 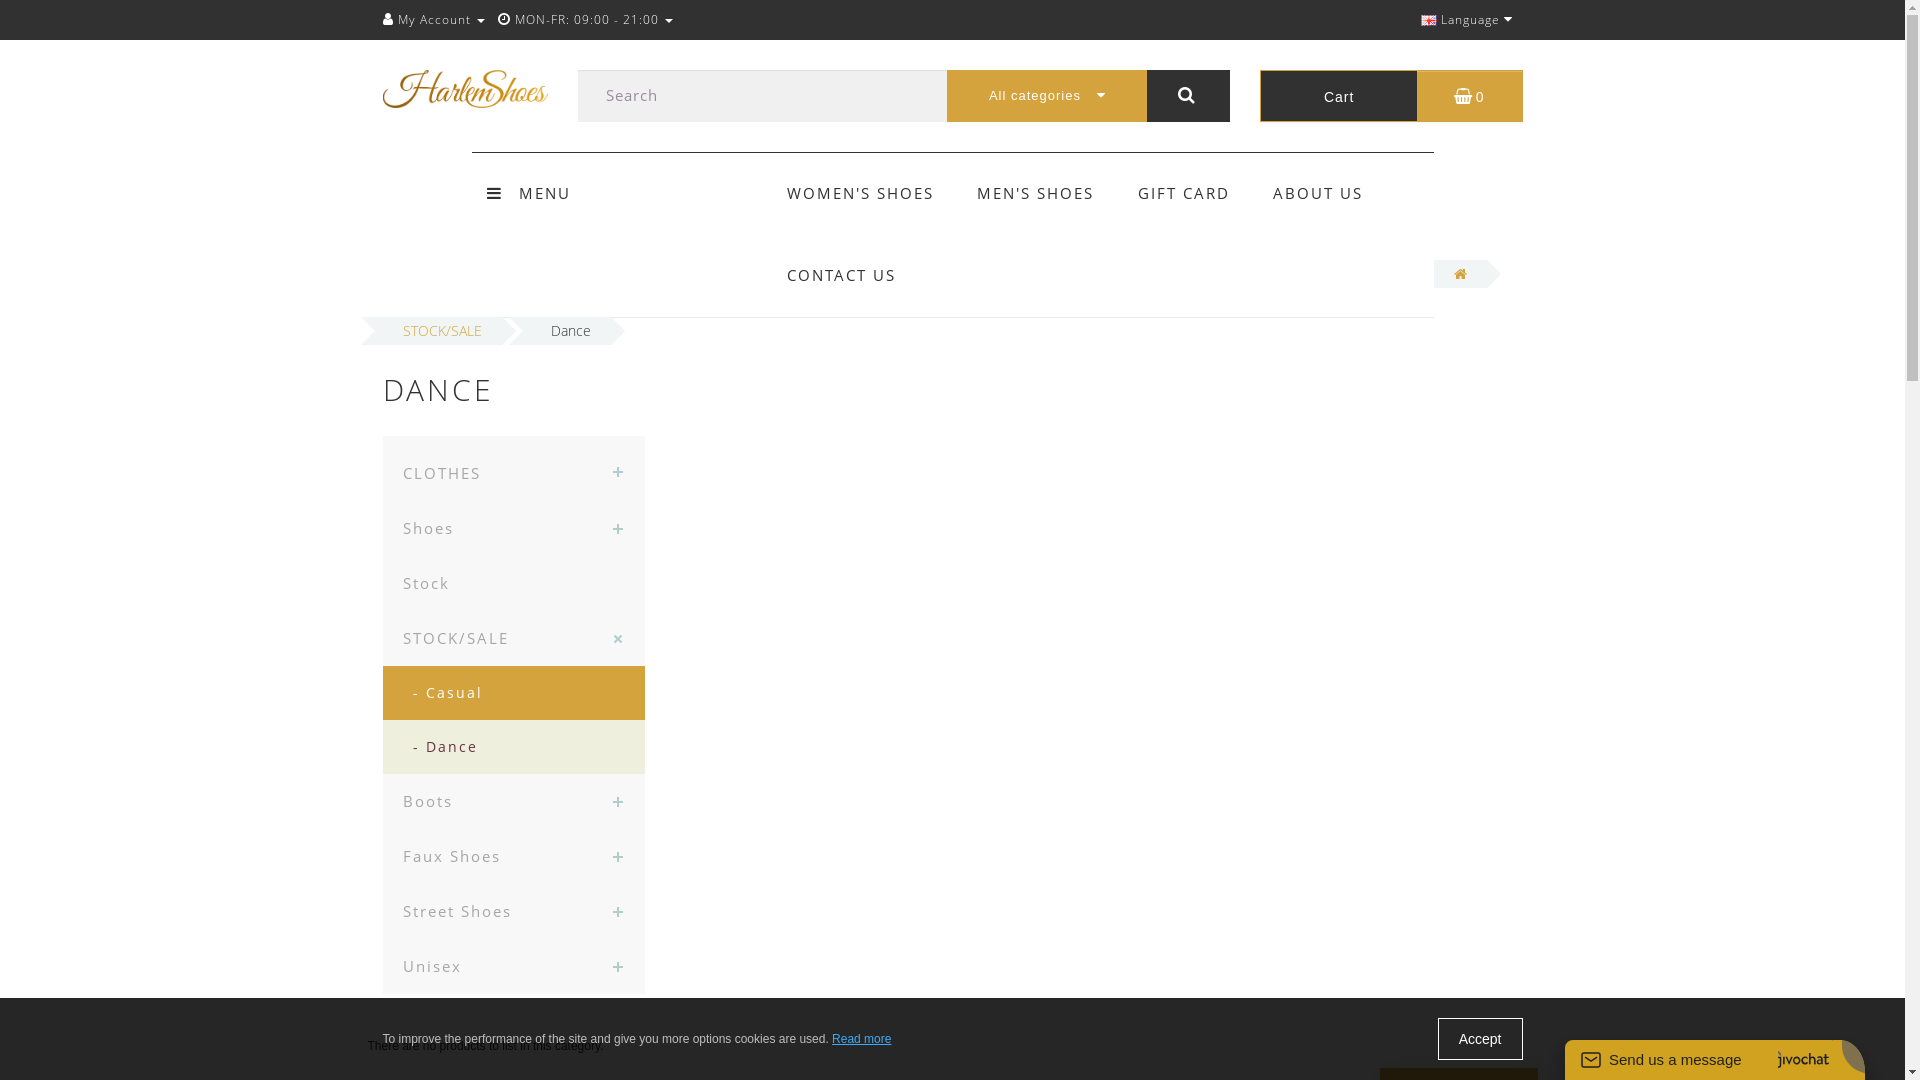 What do you see at coordinates (431, 19) in the screenshot?
I see `'My Account'` at bounding box center [431, 19].